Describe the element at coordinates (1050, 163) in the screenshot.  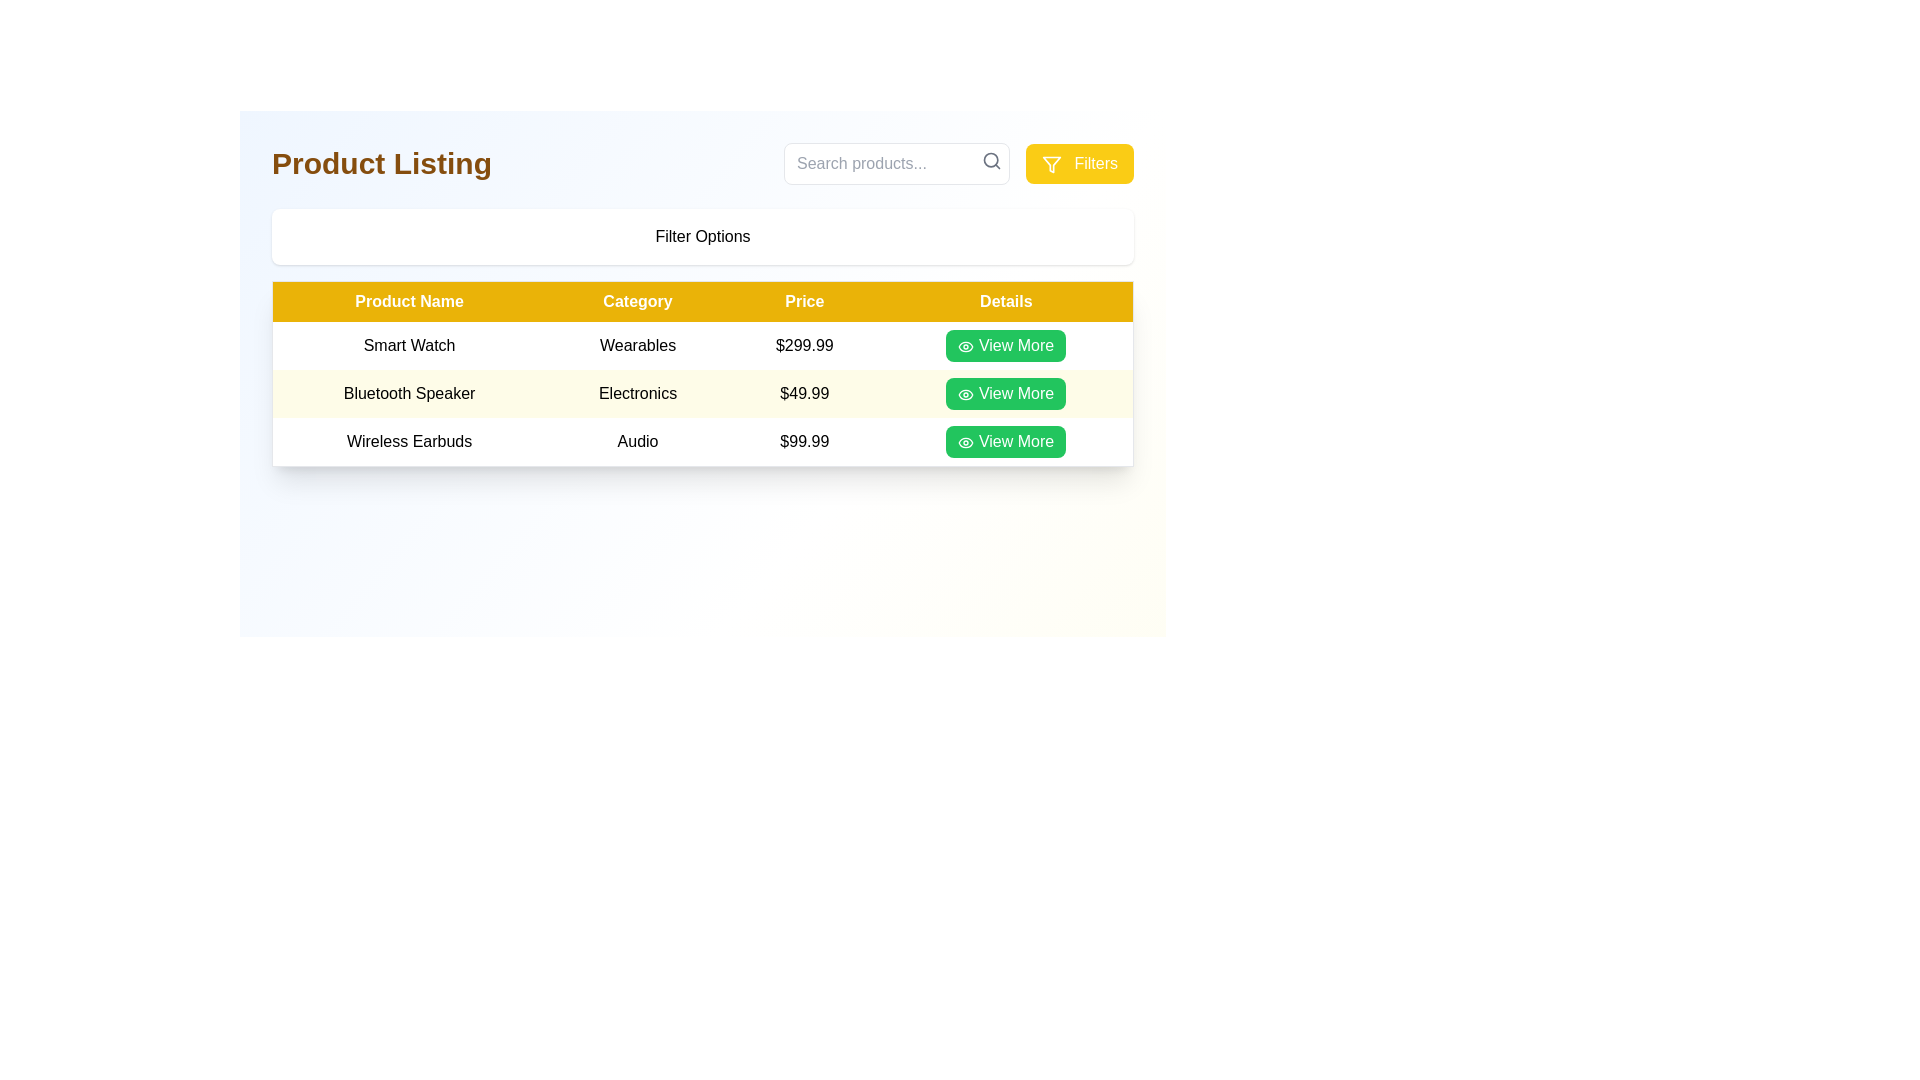
I see `the filter icon located within a yellow square button to the left of the 'Filters' button in the top-right area of the interface` at that location.